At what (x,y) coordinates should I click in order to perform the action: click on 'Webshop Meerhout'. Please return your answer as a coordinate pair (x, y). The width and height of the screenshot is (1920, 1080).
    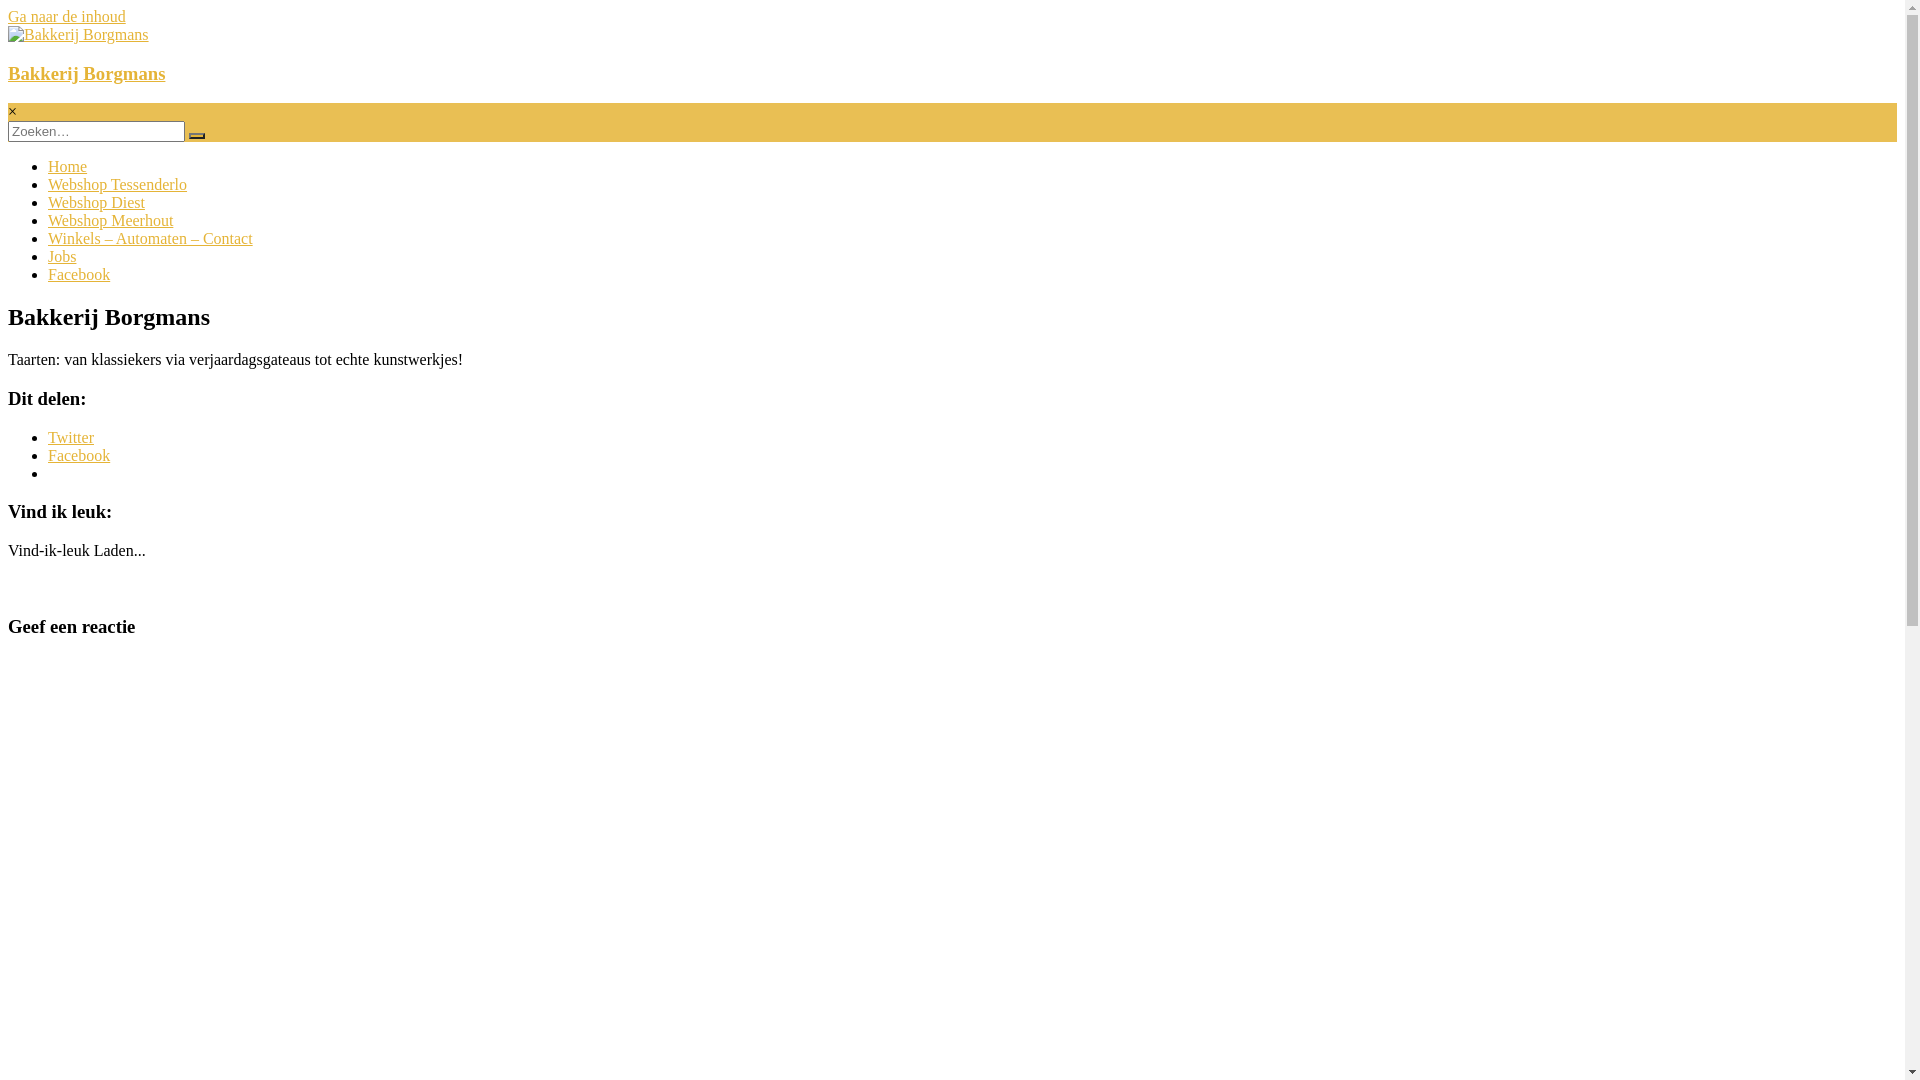
    Looking at the image, I should click on (48, 220).